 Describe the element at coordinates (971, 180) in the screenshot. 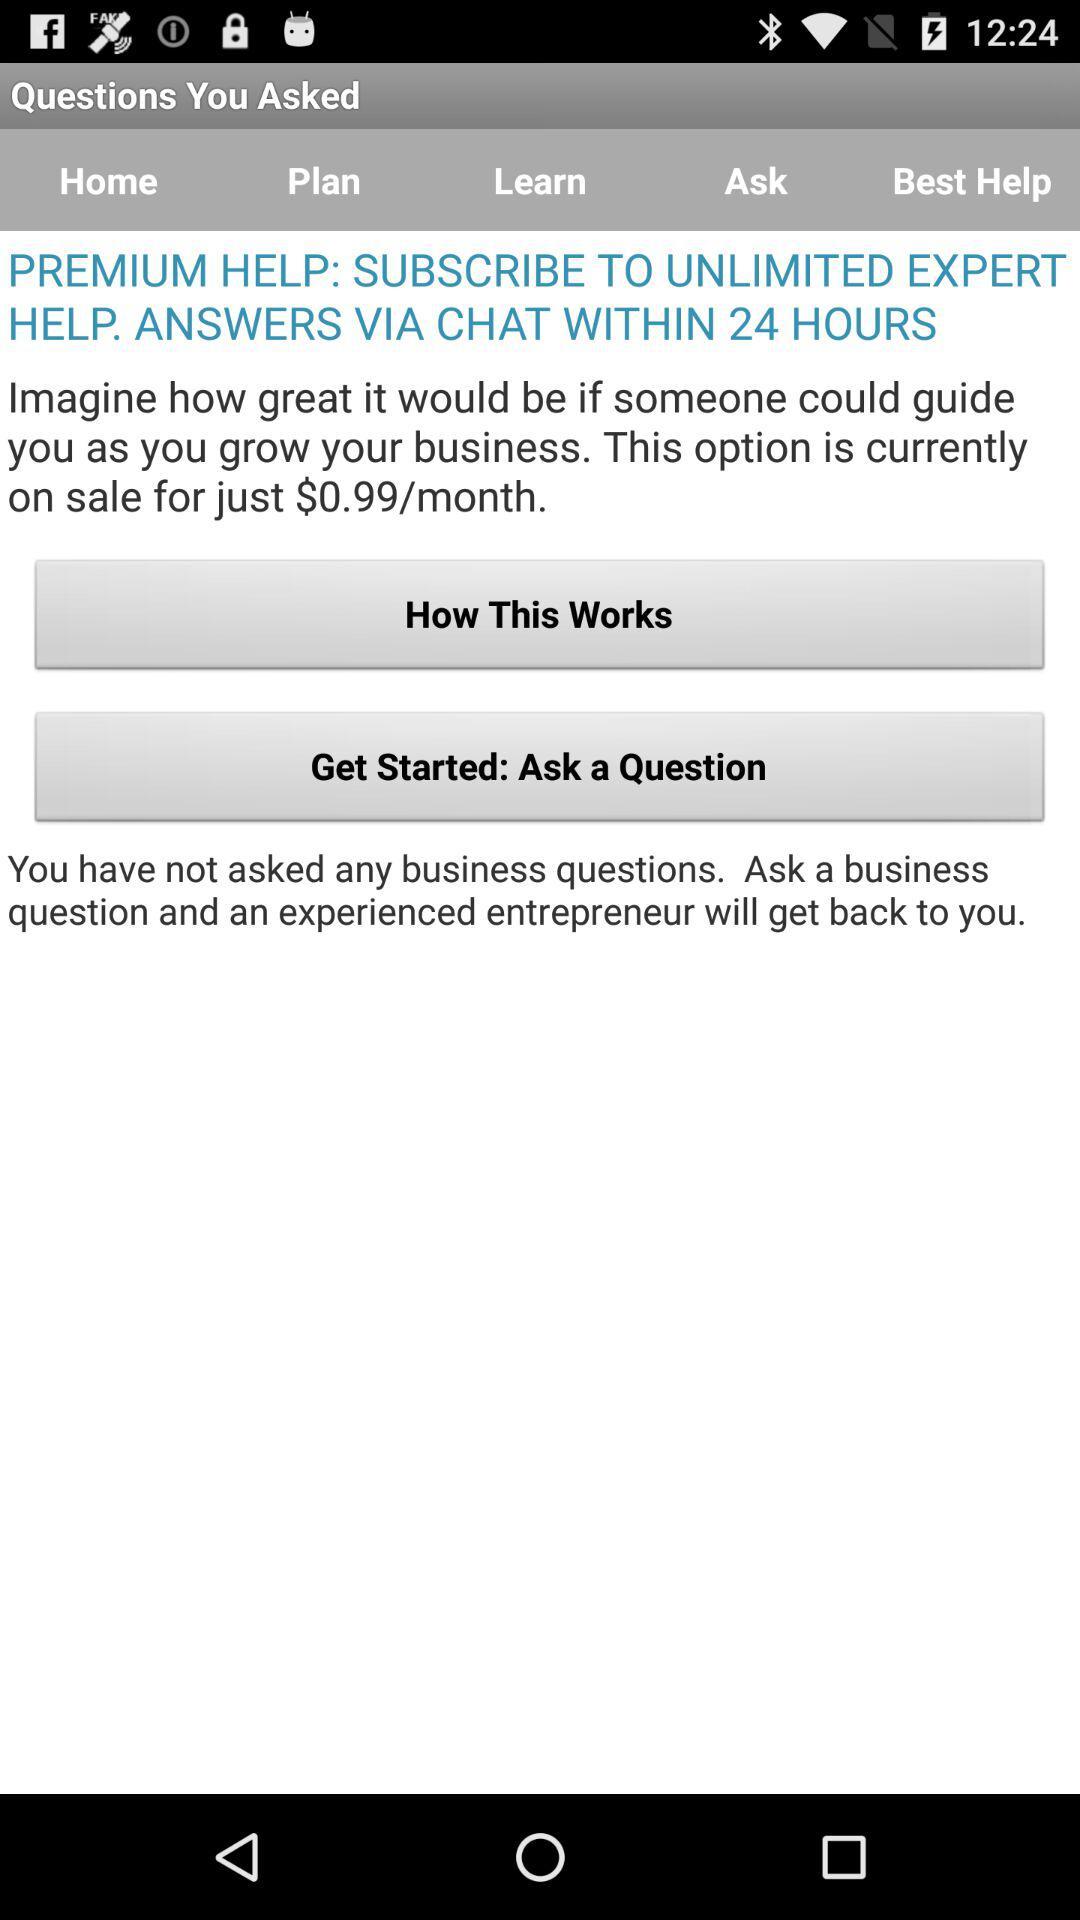

I see `item above the premium help subscribe icon` at that location.